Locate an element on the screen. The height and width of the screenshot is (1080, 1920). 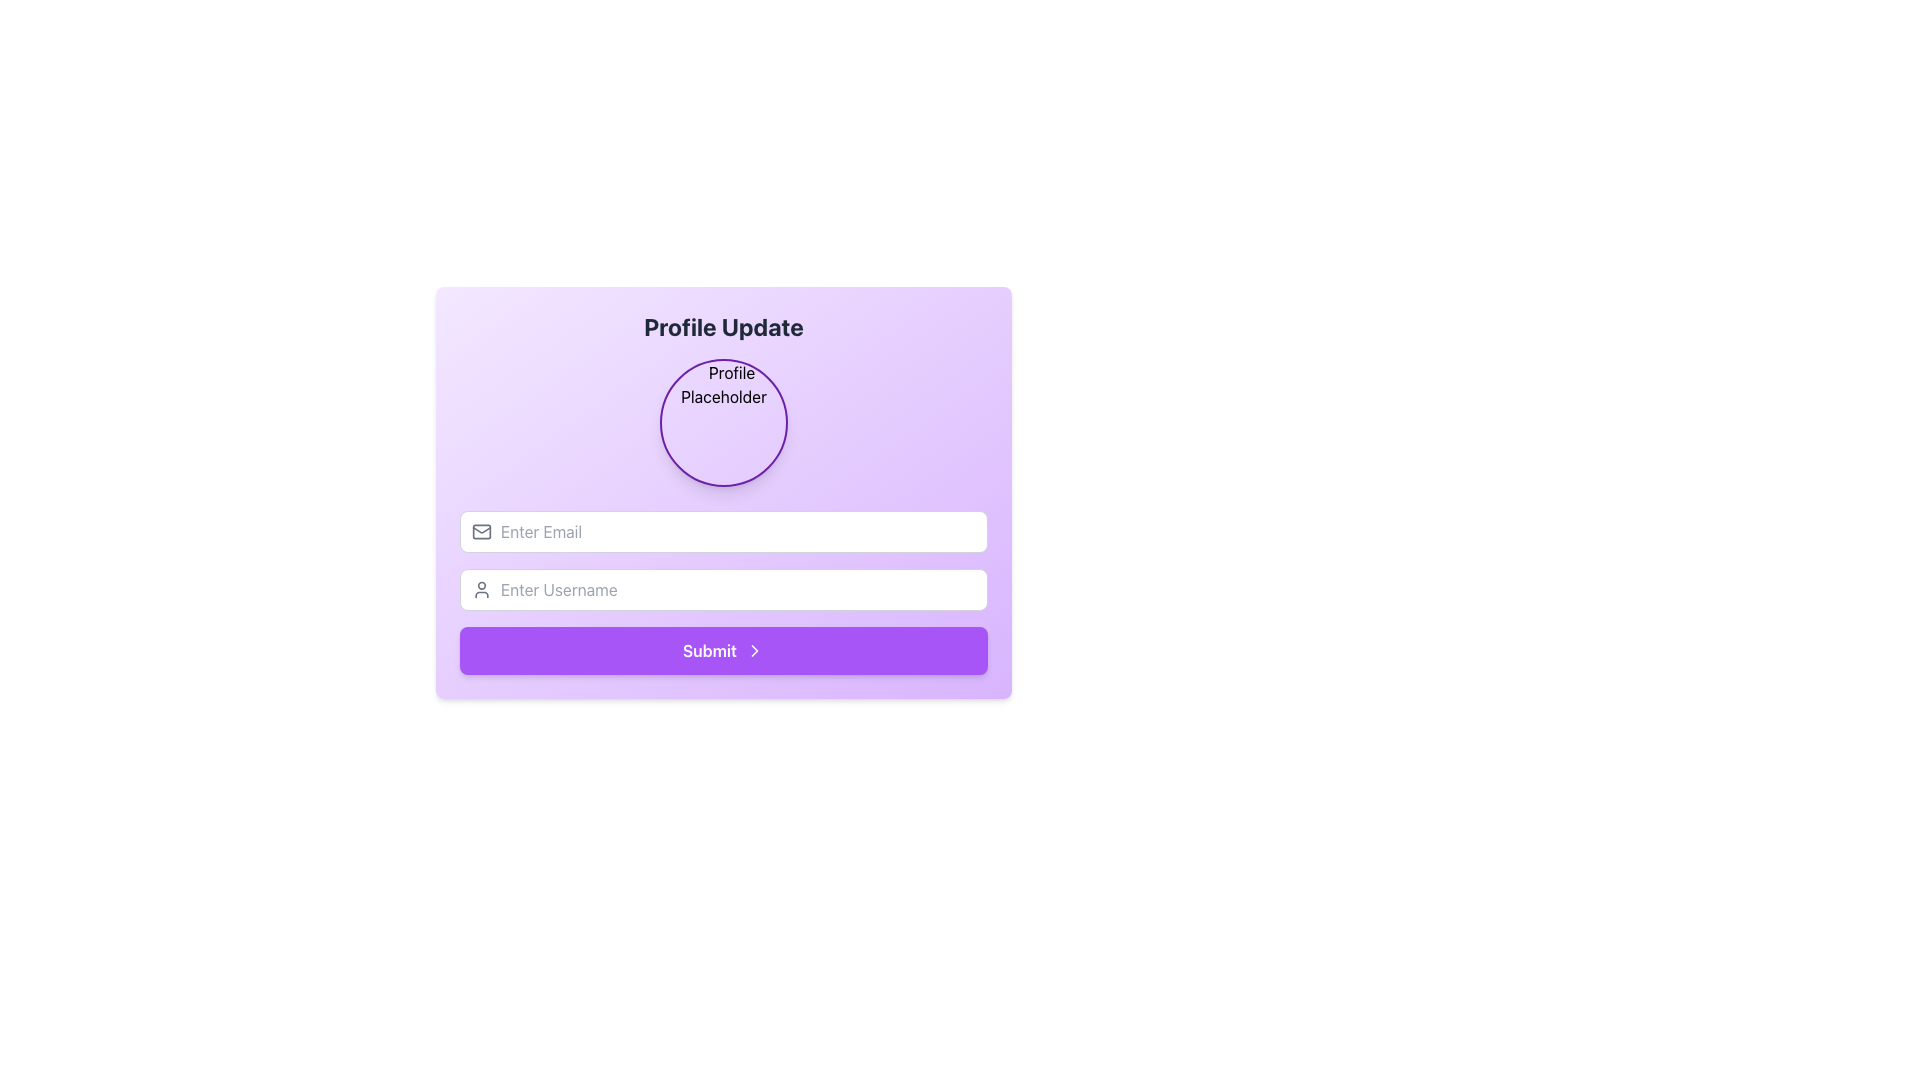
the chevron icon located on the right side of the 'Submit' button is located at coordinates (753, 651).